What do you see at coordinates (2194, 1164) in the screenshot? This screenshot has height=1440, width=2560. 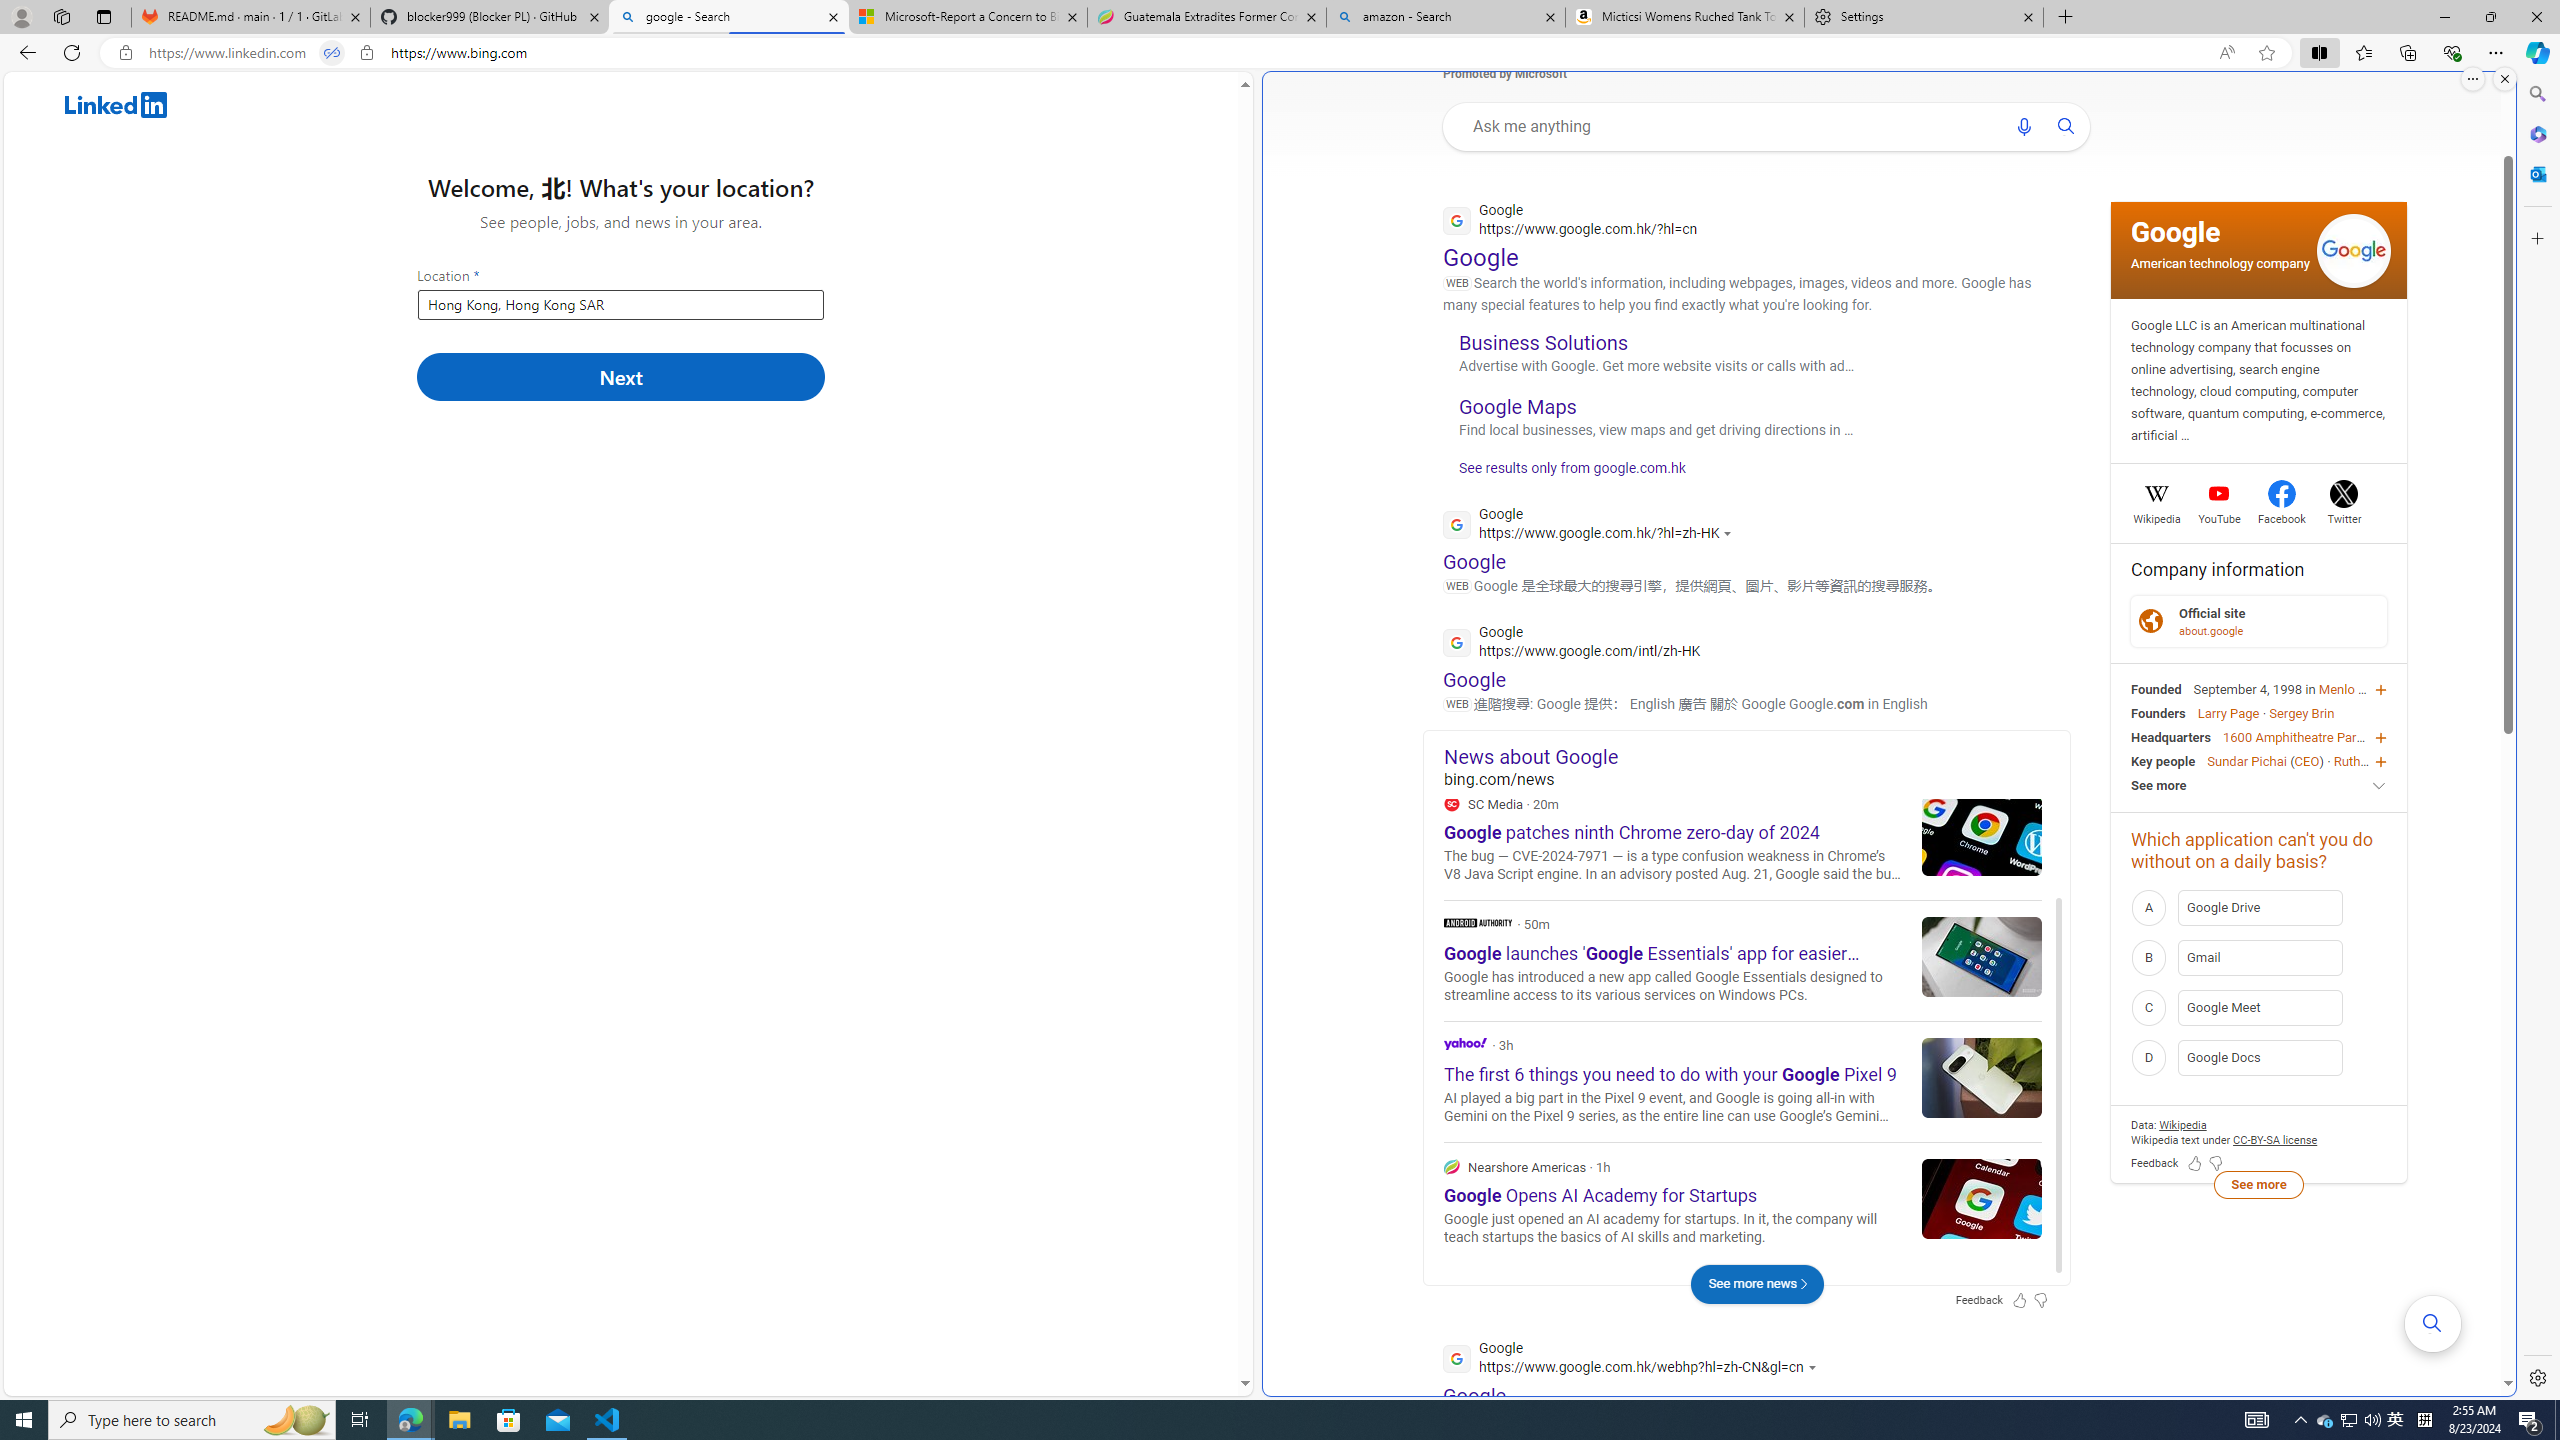 I see `'Feedback Like'` at bounding box center [2194, 1164].